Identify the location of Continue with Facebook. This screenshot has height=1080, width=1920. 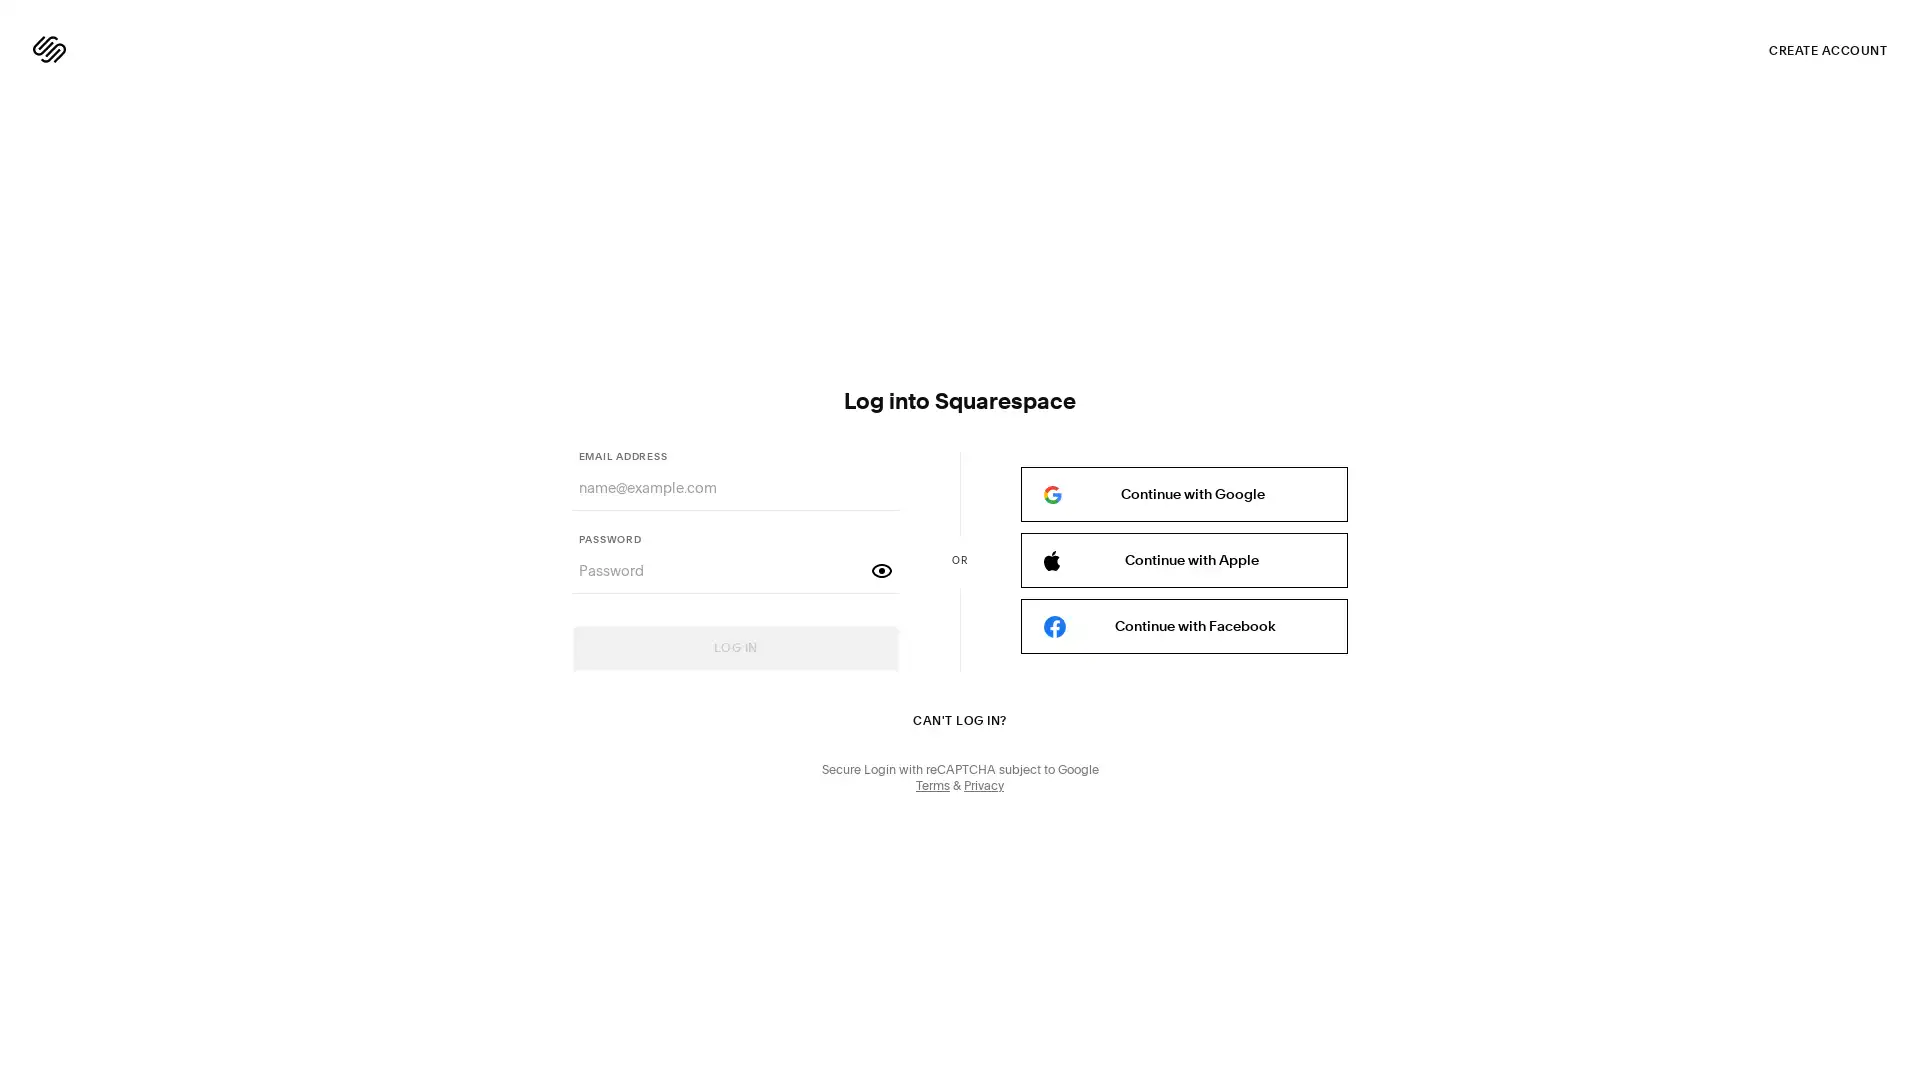
(1183, 625).